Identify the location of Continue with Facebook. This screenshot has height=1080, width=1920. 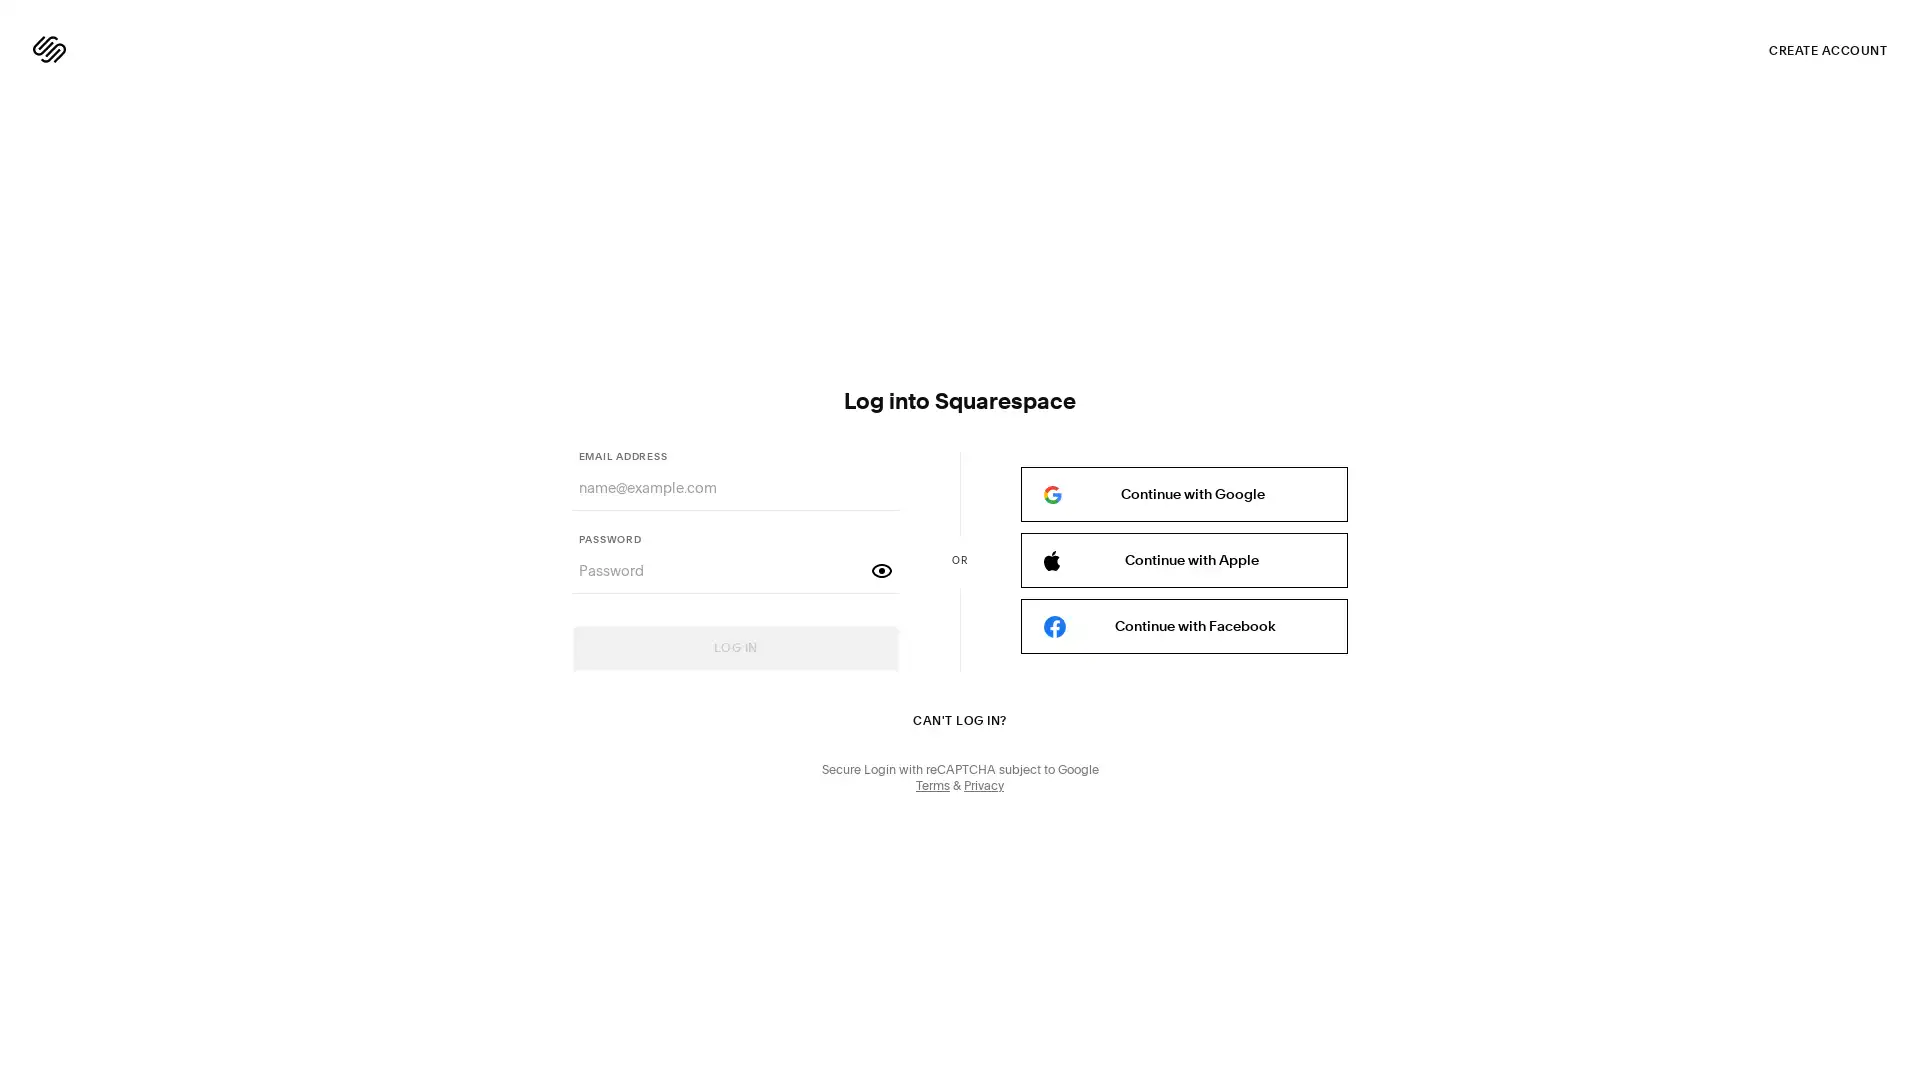
(1183, 625).